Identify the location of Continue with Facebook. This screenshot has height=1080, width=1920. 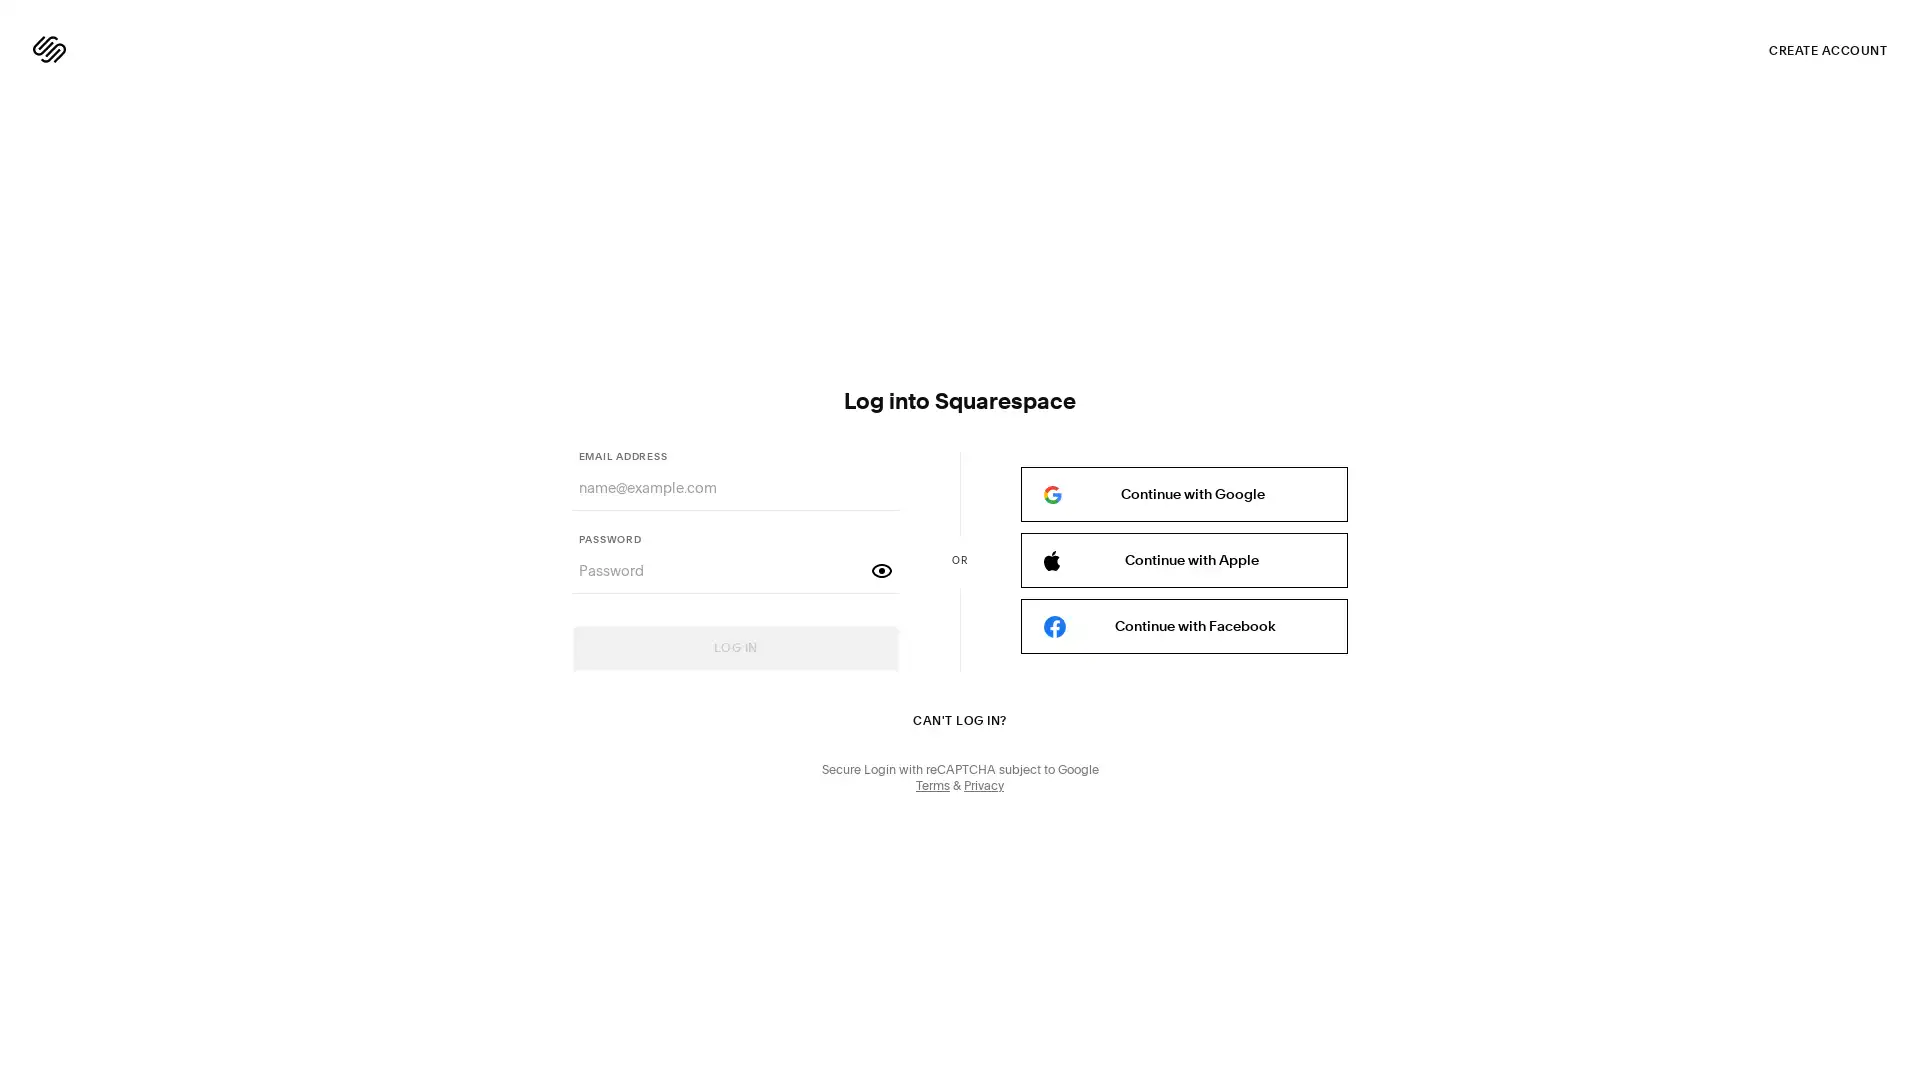
(1183, 625).